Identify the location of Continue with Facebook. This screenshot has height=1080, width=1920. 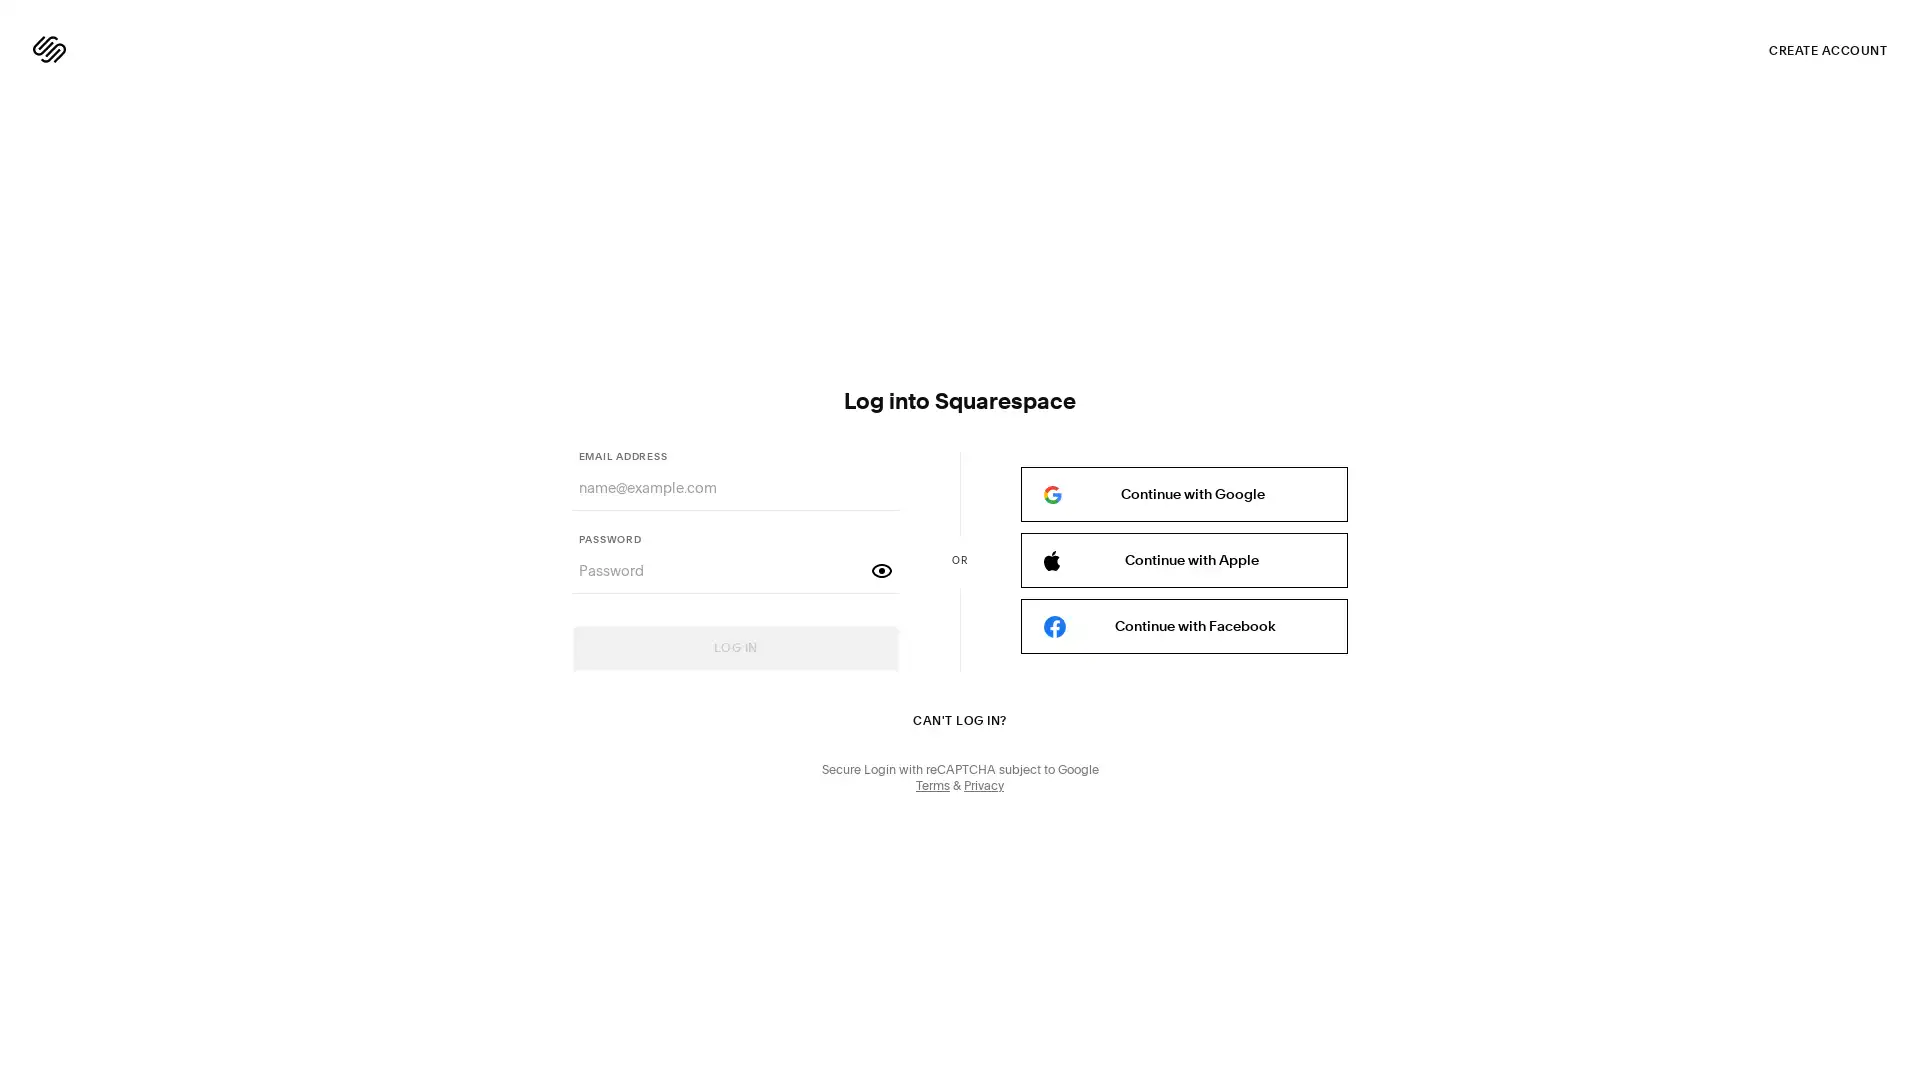
(1183, 625).